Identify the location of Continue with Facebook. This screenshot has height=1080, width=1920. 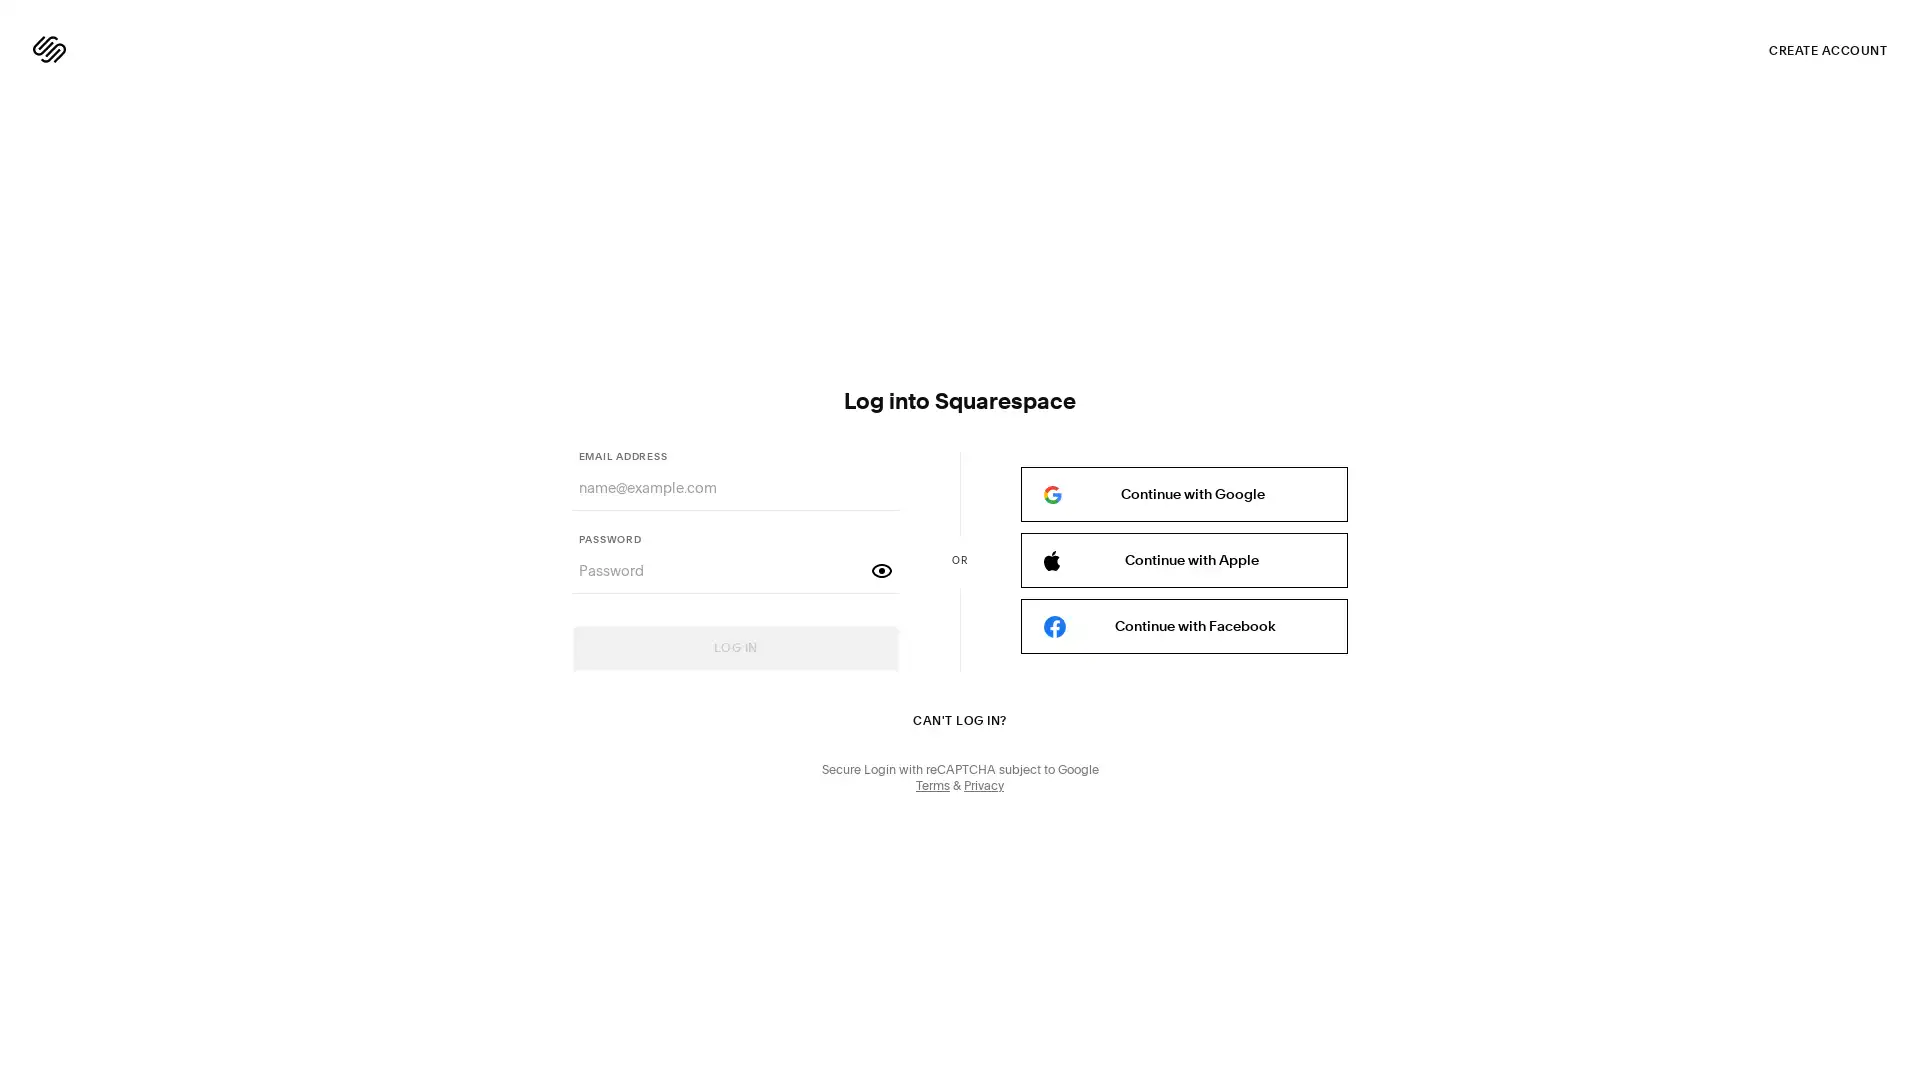
(1183, 625).